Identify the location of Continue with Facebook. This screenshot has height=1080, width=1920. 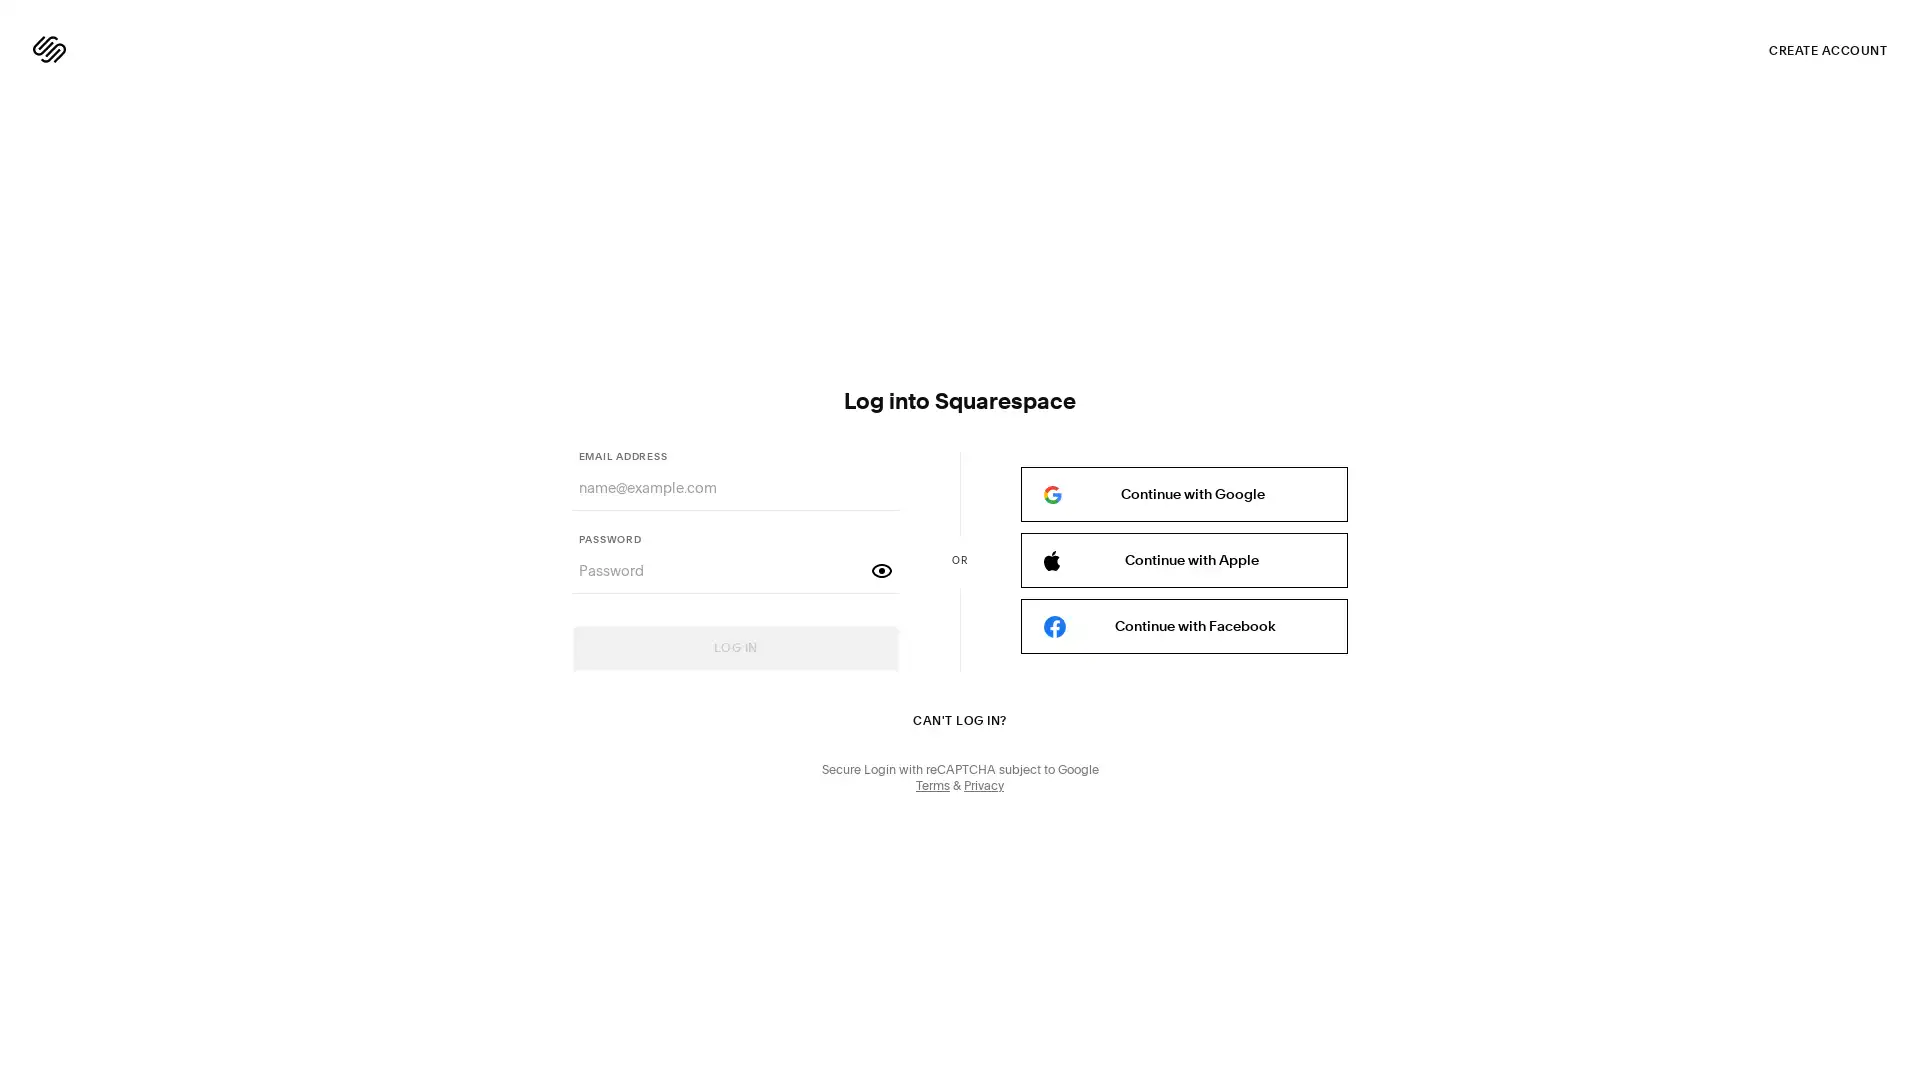
(1183, 625).